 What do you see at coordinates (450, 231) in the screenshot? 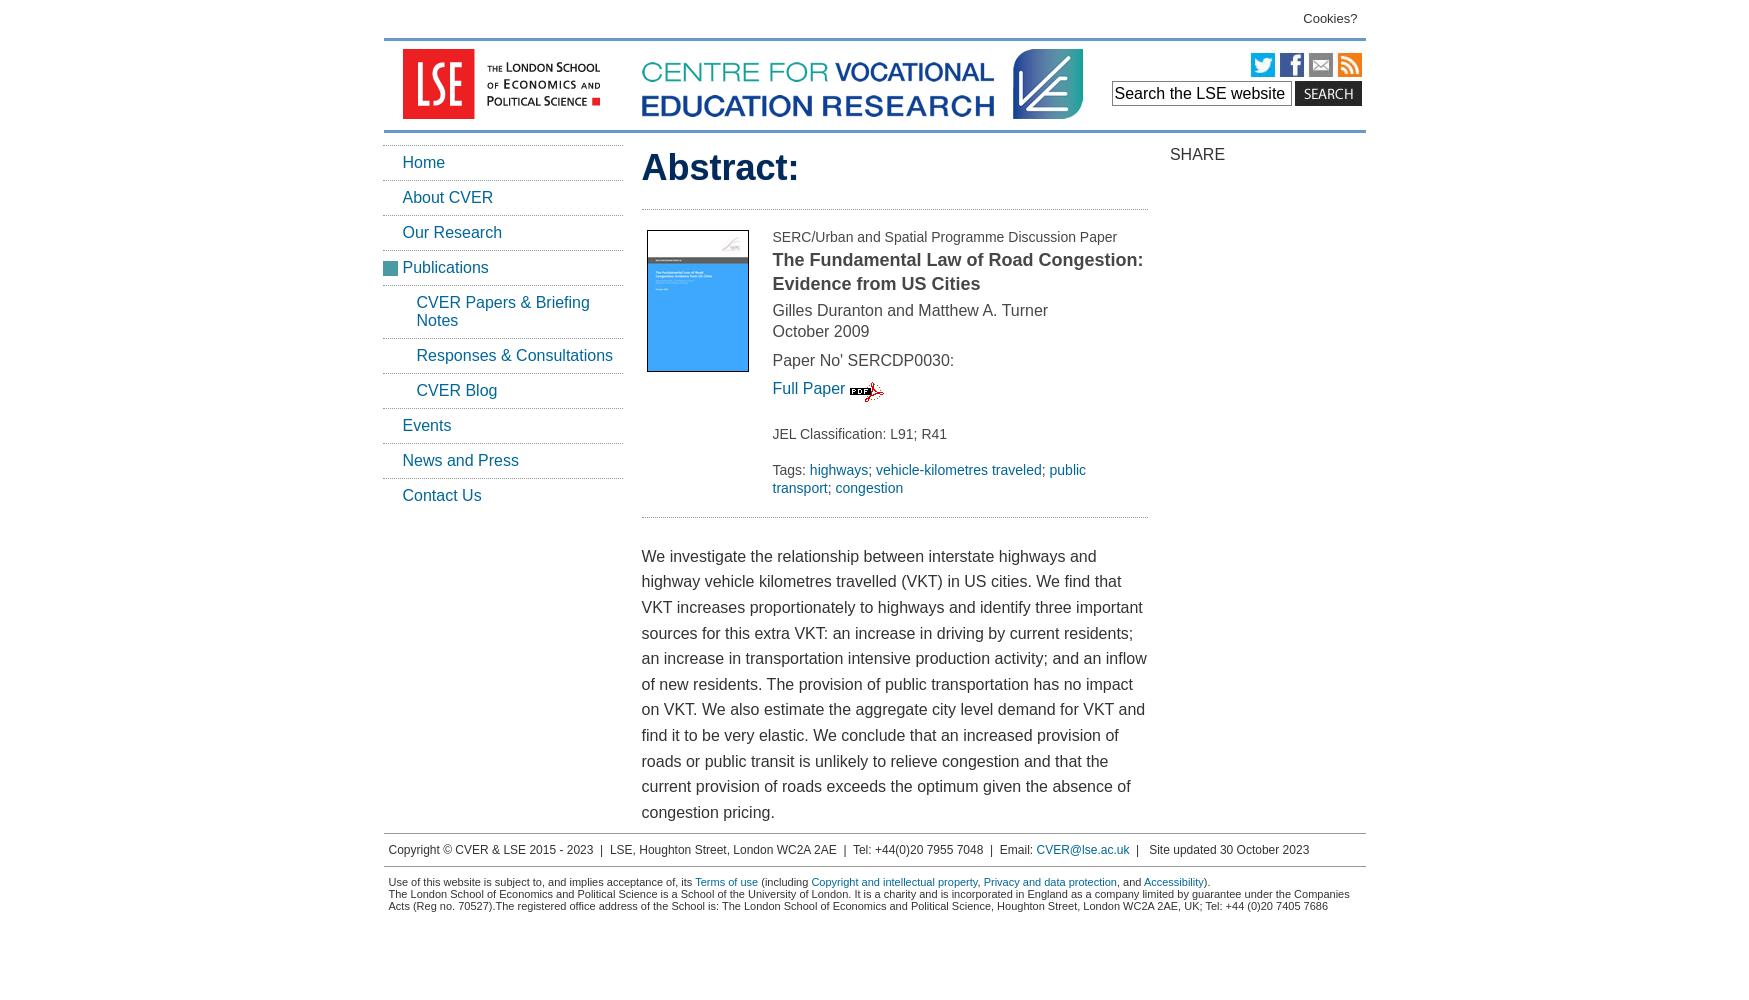
I see `'Our Research'` at bounding box center [450, 231].